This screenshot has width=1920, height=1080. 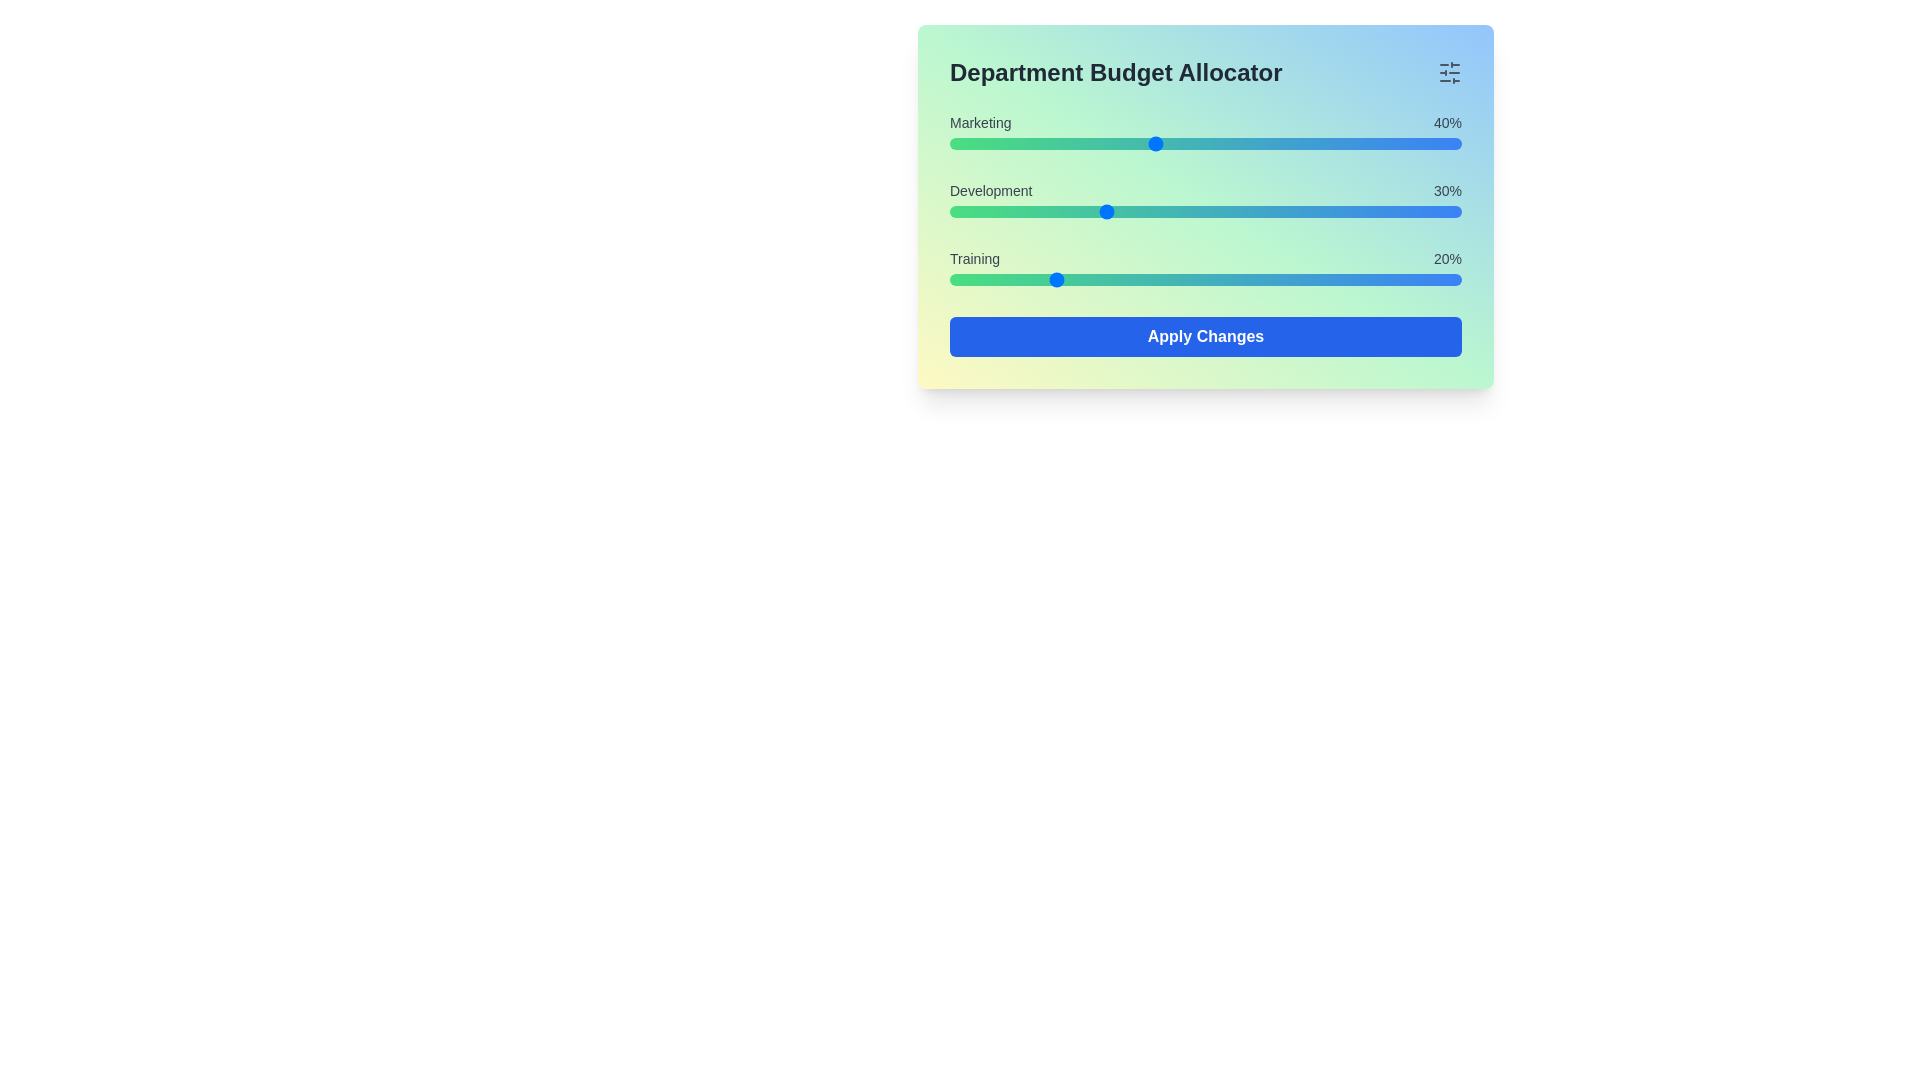 I want to click on the Marketing budget slider to 2%, so click(x=960, y=142).